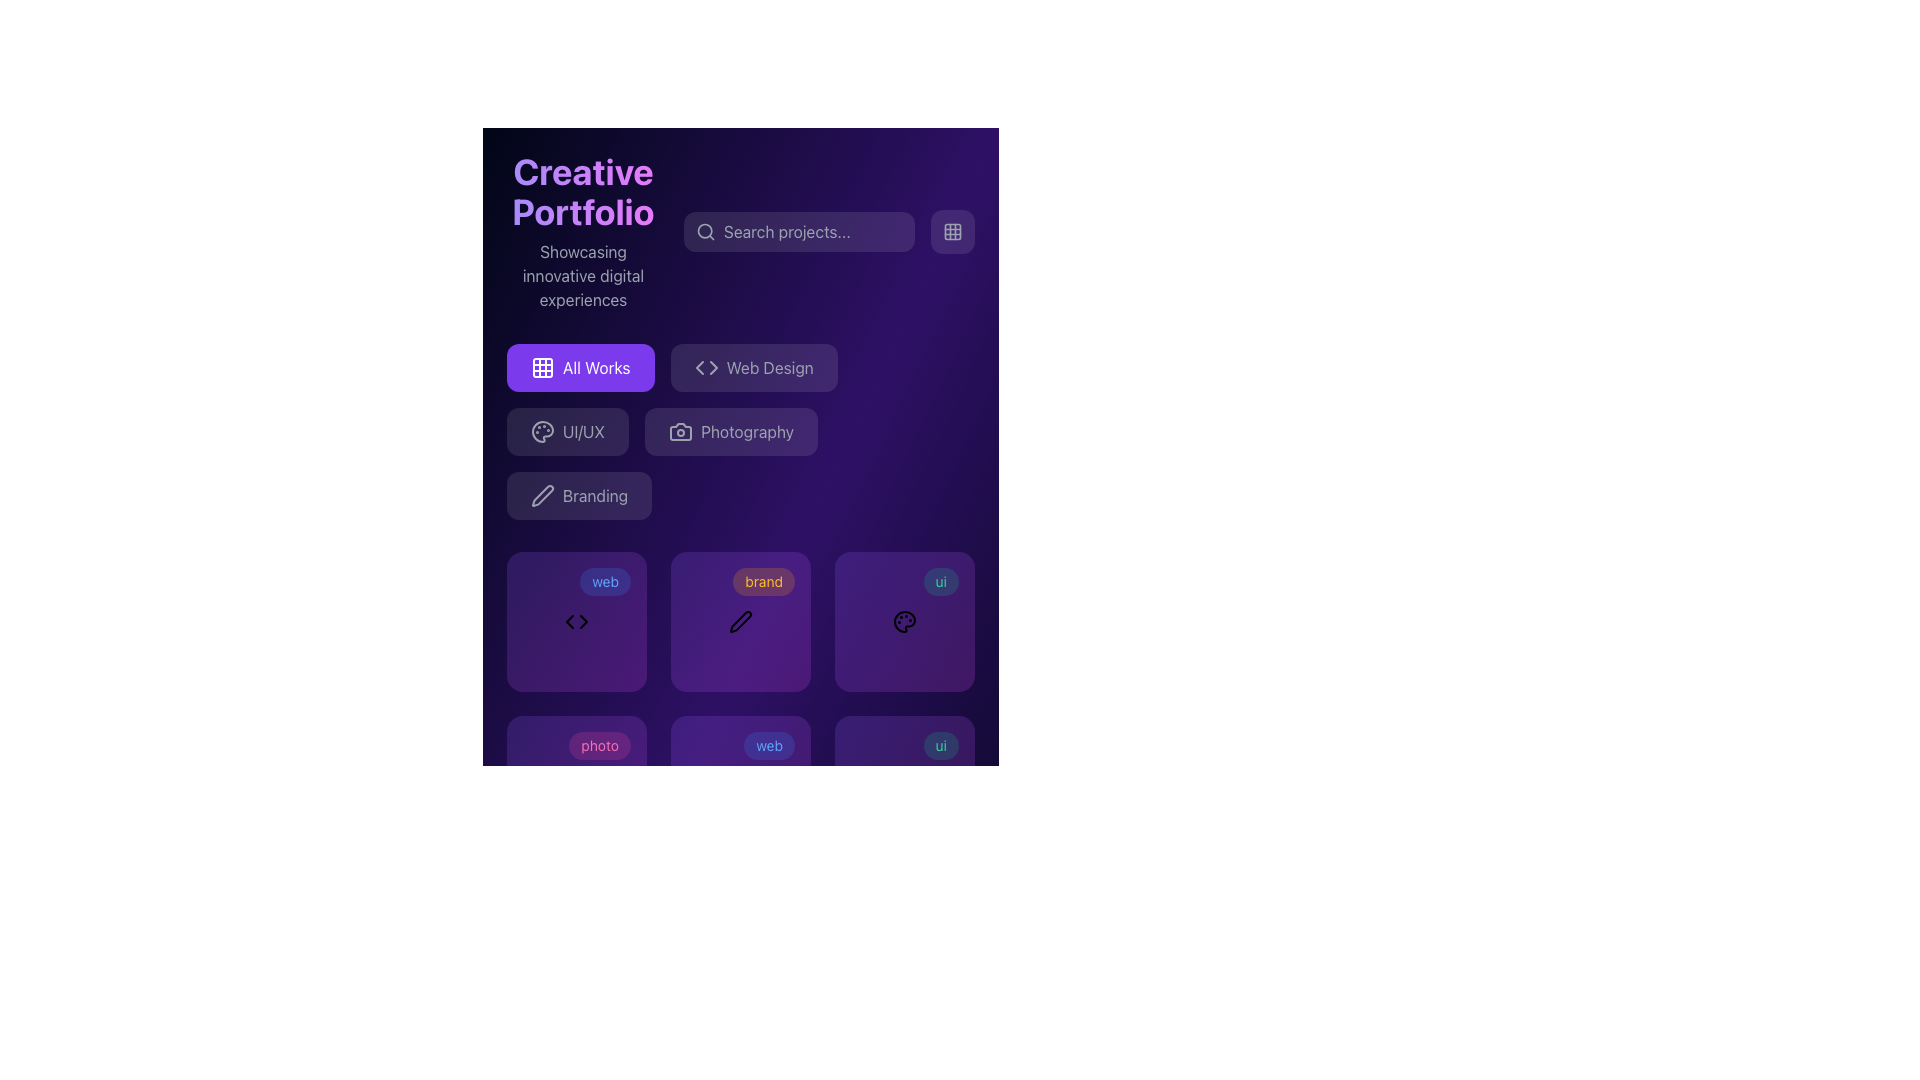 The image size is (1920, 1080). What do you see at coordinates (730, 825) in the screenshot?
I see `the number displayed on the Text label that shows the count of likes or favorites associated with the item, located near the bottom of the interface, to the right of the heart icon` at bounding box center [730, 825].